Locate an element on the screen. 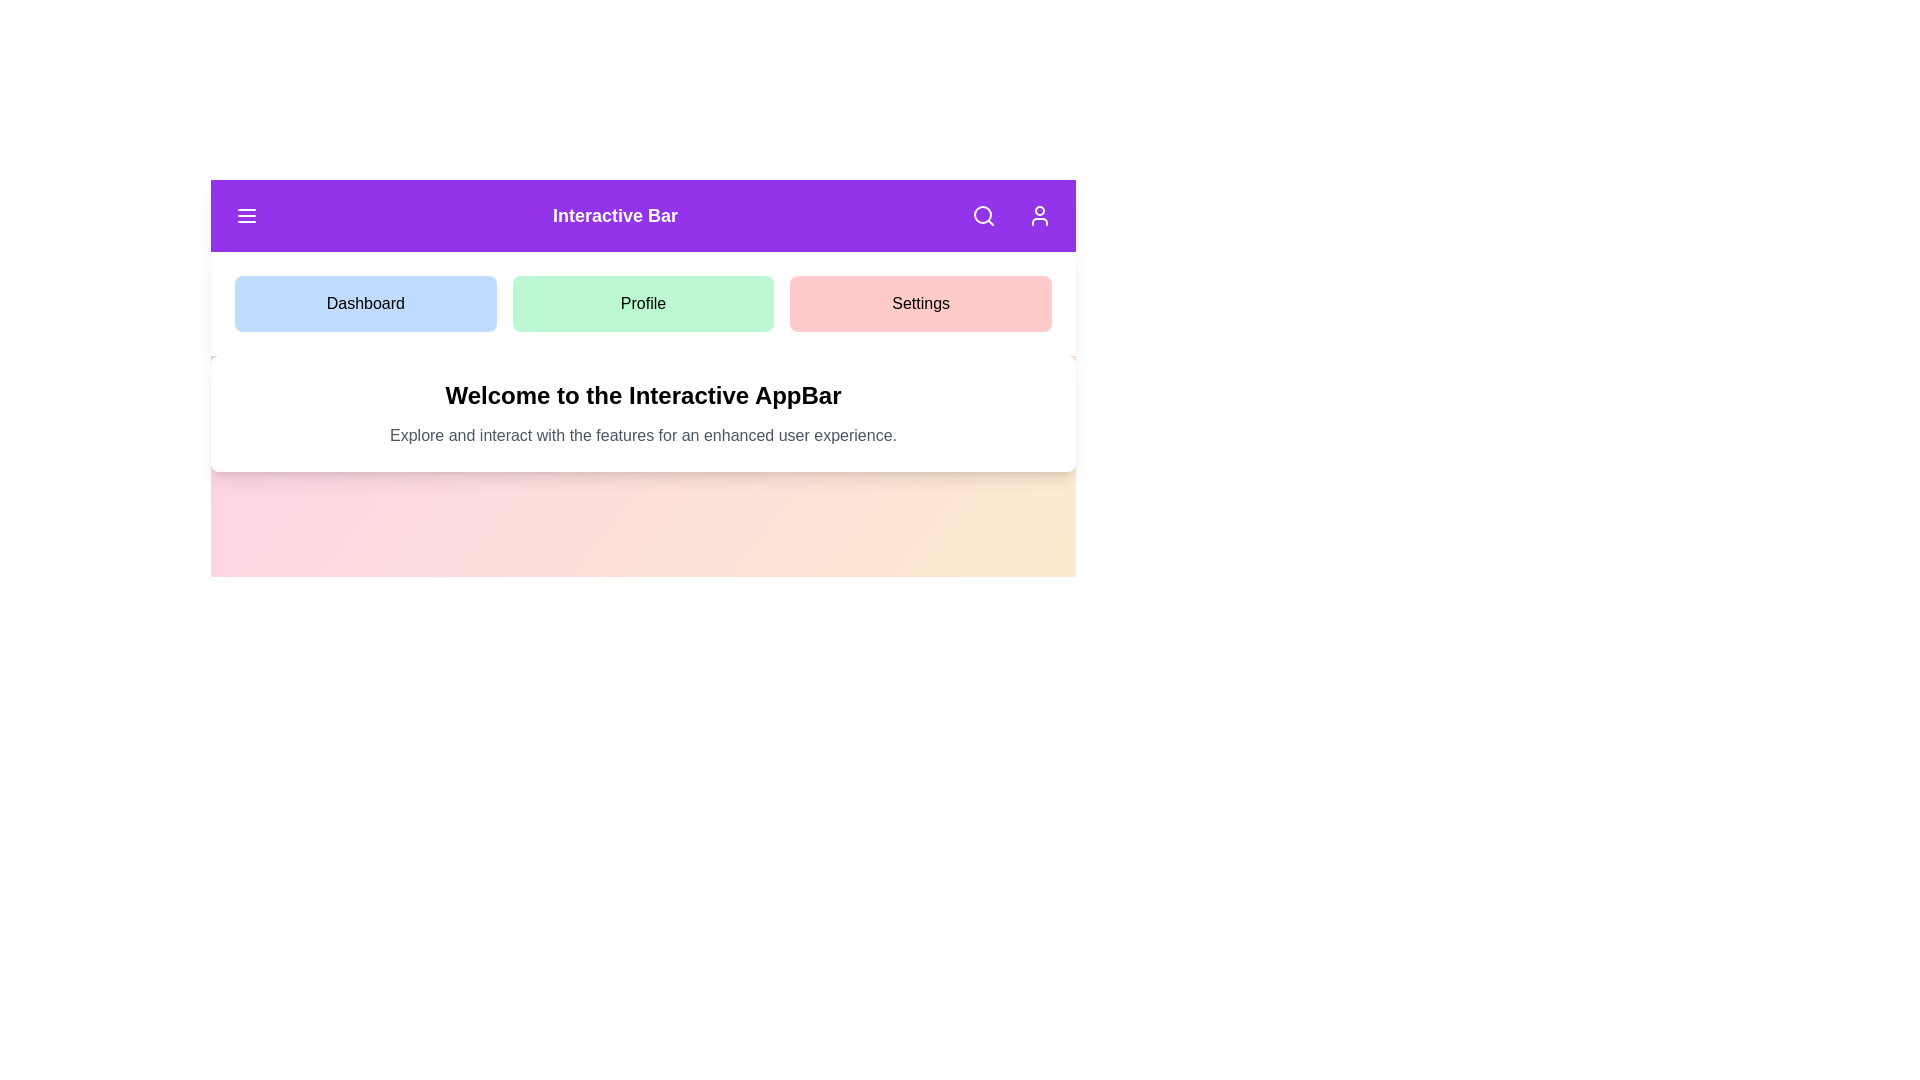 This screenshot has width=1920, height=1080. the button labeled User to observe its hover effect is located at coordinates (1040, 216).